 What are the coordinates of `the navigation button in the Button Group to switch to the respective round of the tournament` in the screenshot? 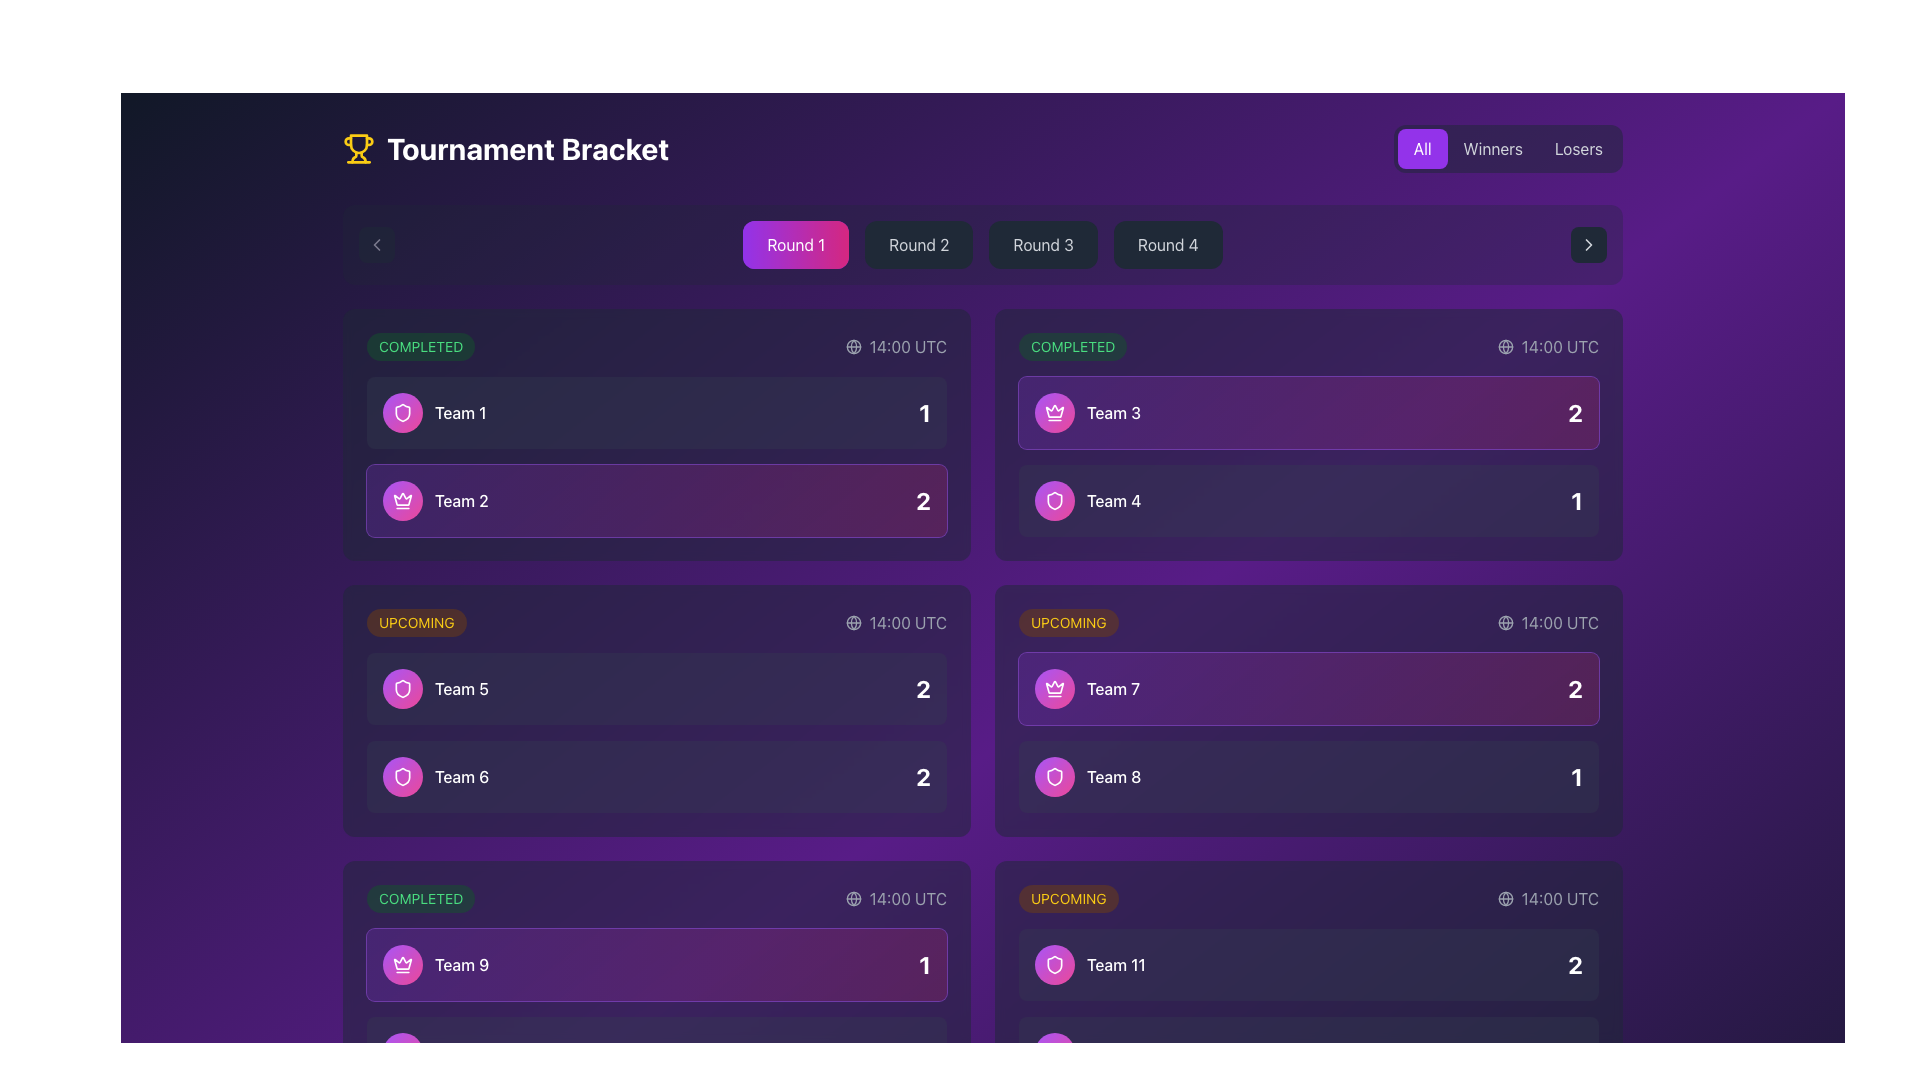 It's located at (983, 244).